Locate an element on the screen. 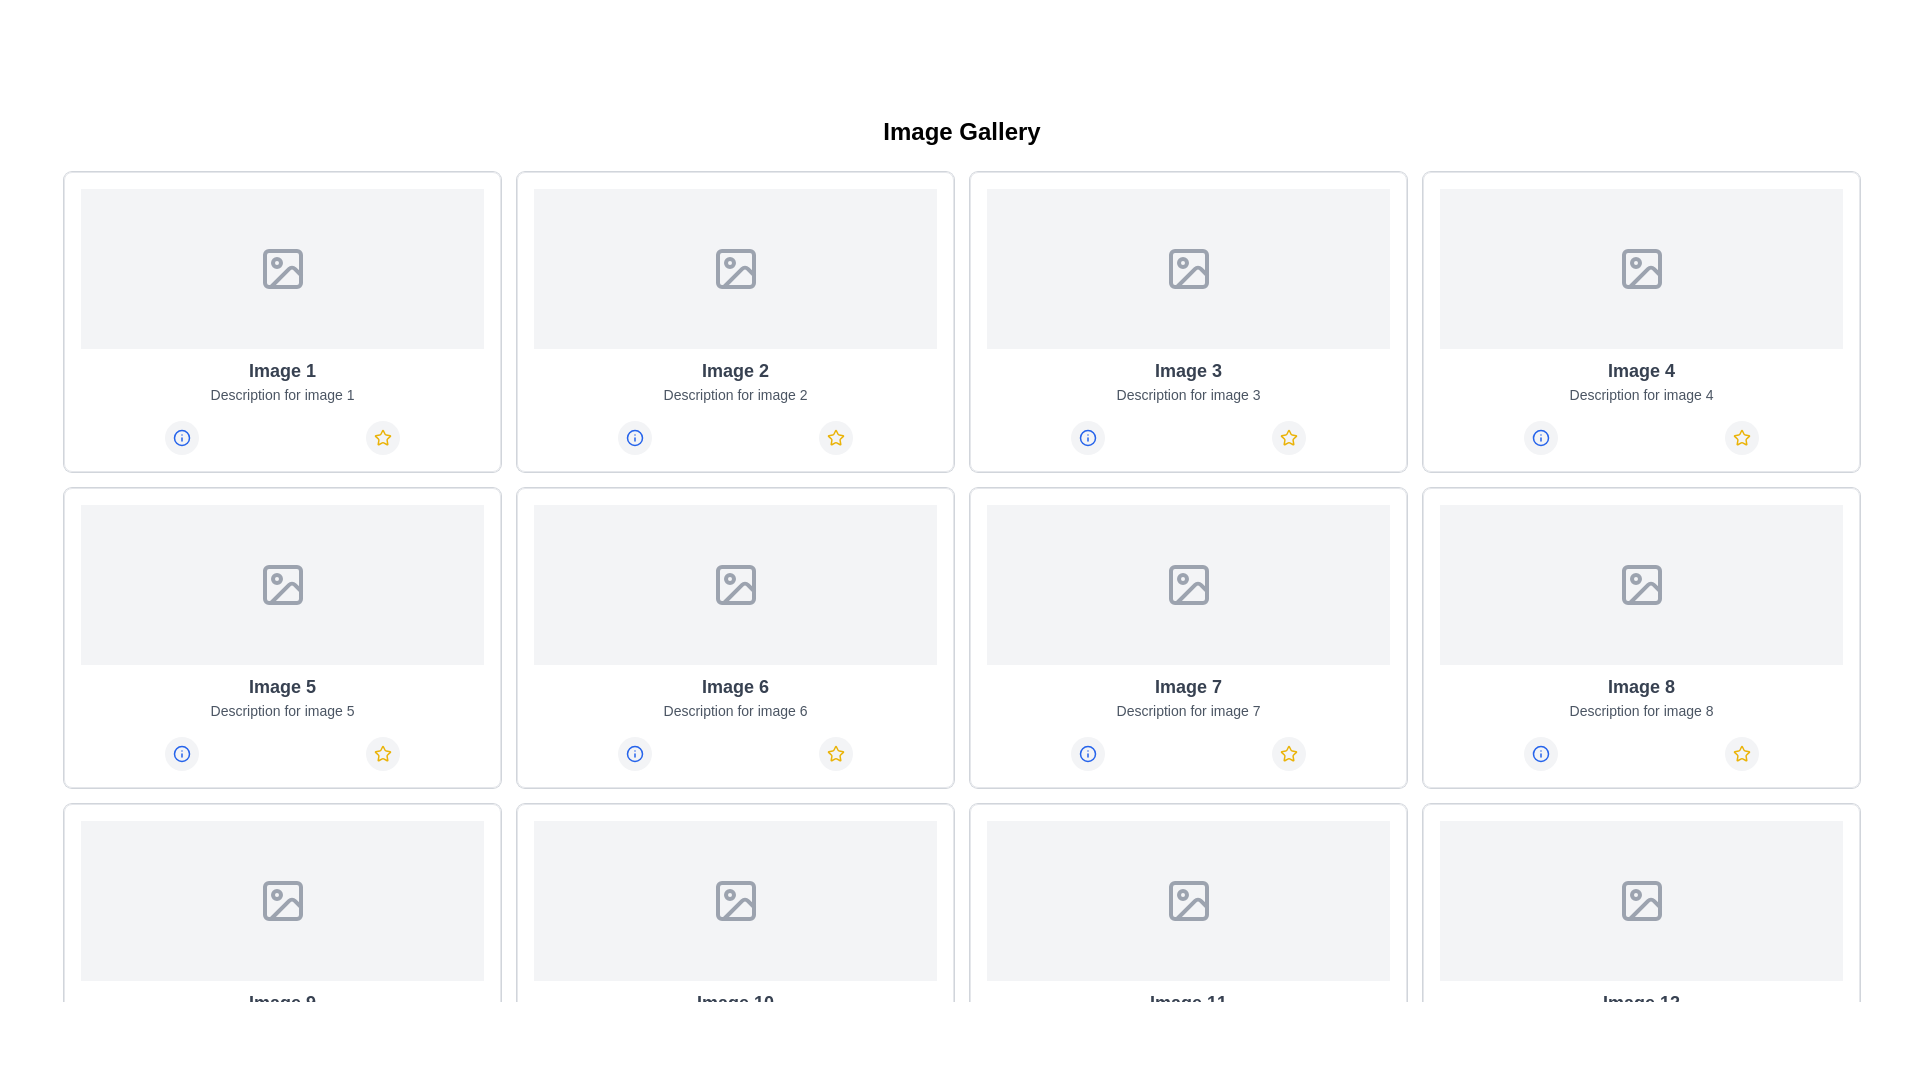 Image resolution: width=1920 pixels, height=1080 pixels. the blue circular icon located below the 'Image 4' label in the fourth tile of the grid layout is located at coordinates (1539, 437).